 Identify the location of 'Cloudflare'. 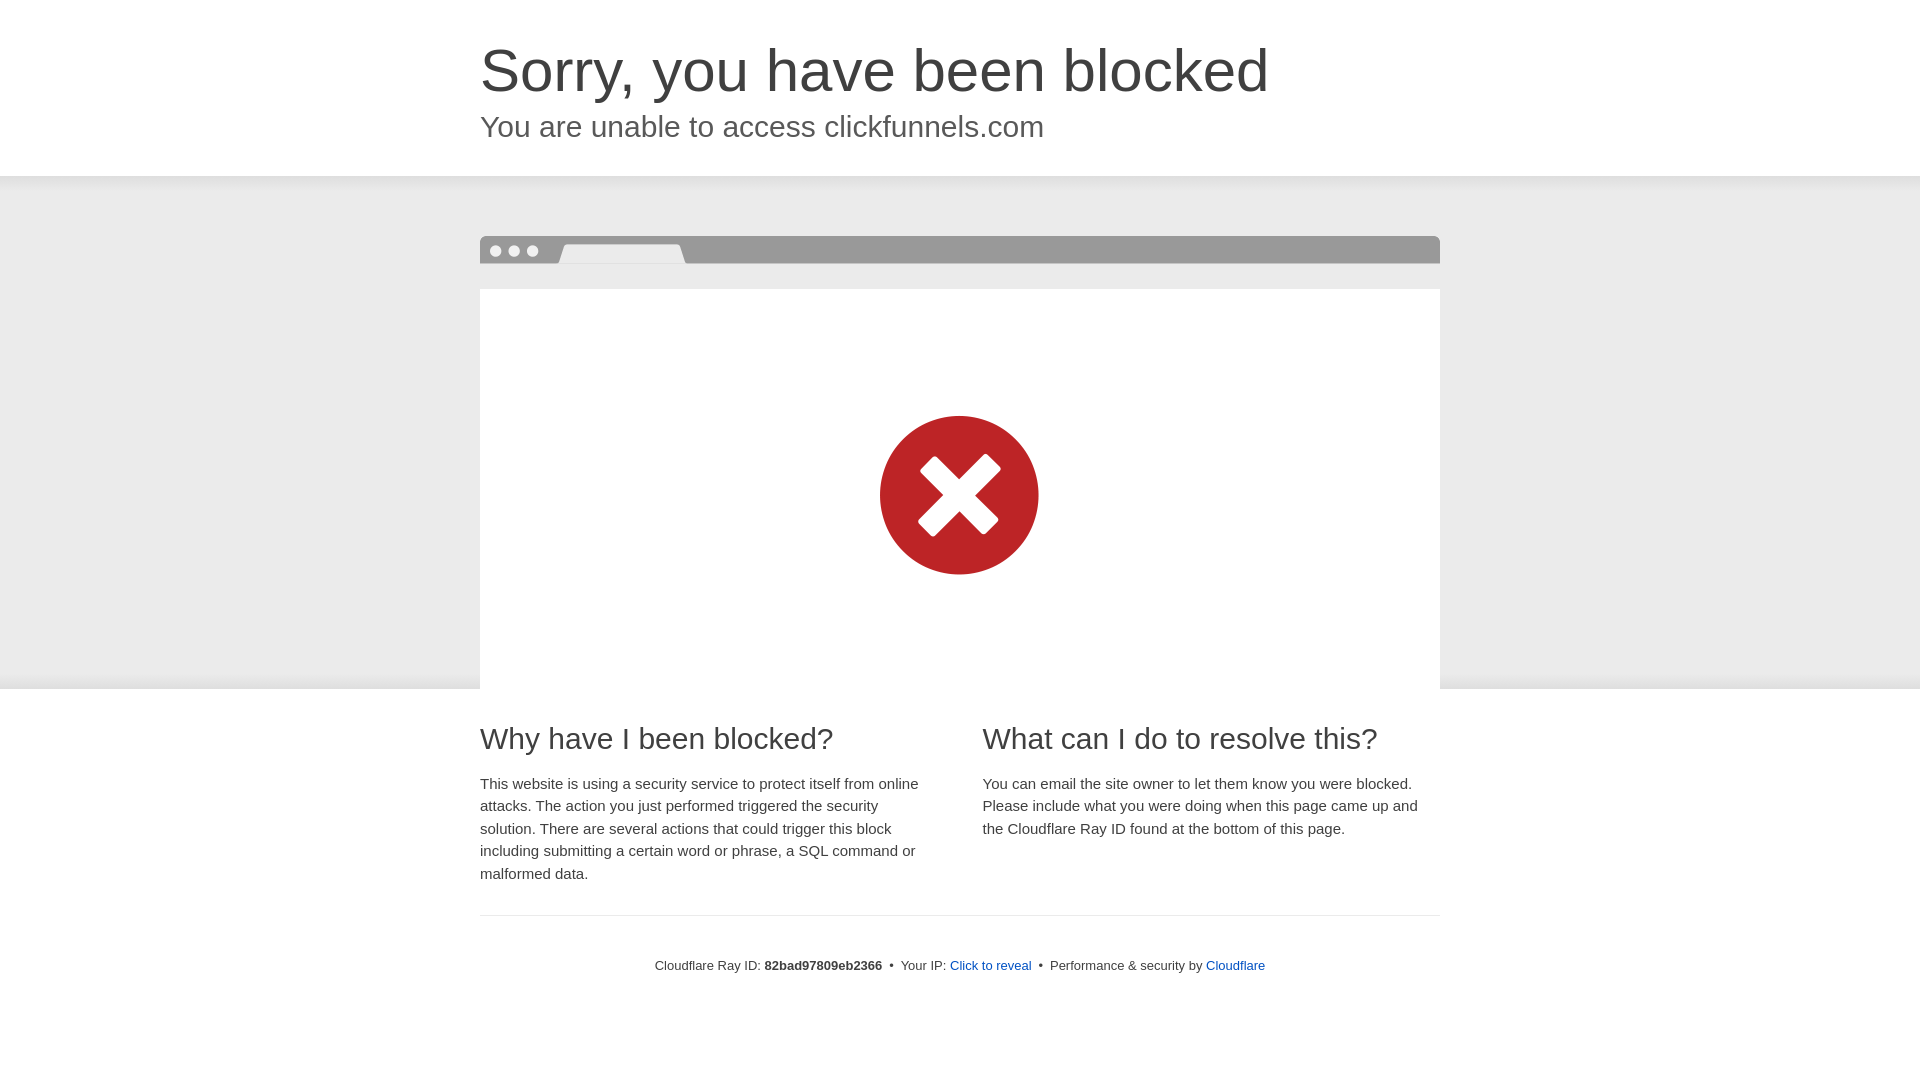
(1234, 964).